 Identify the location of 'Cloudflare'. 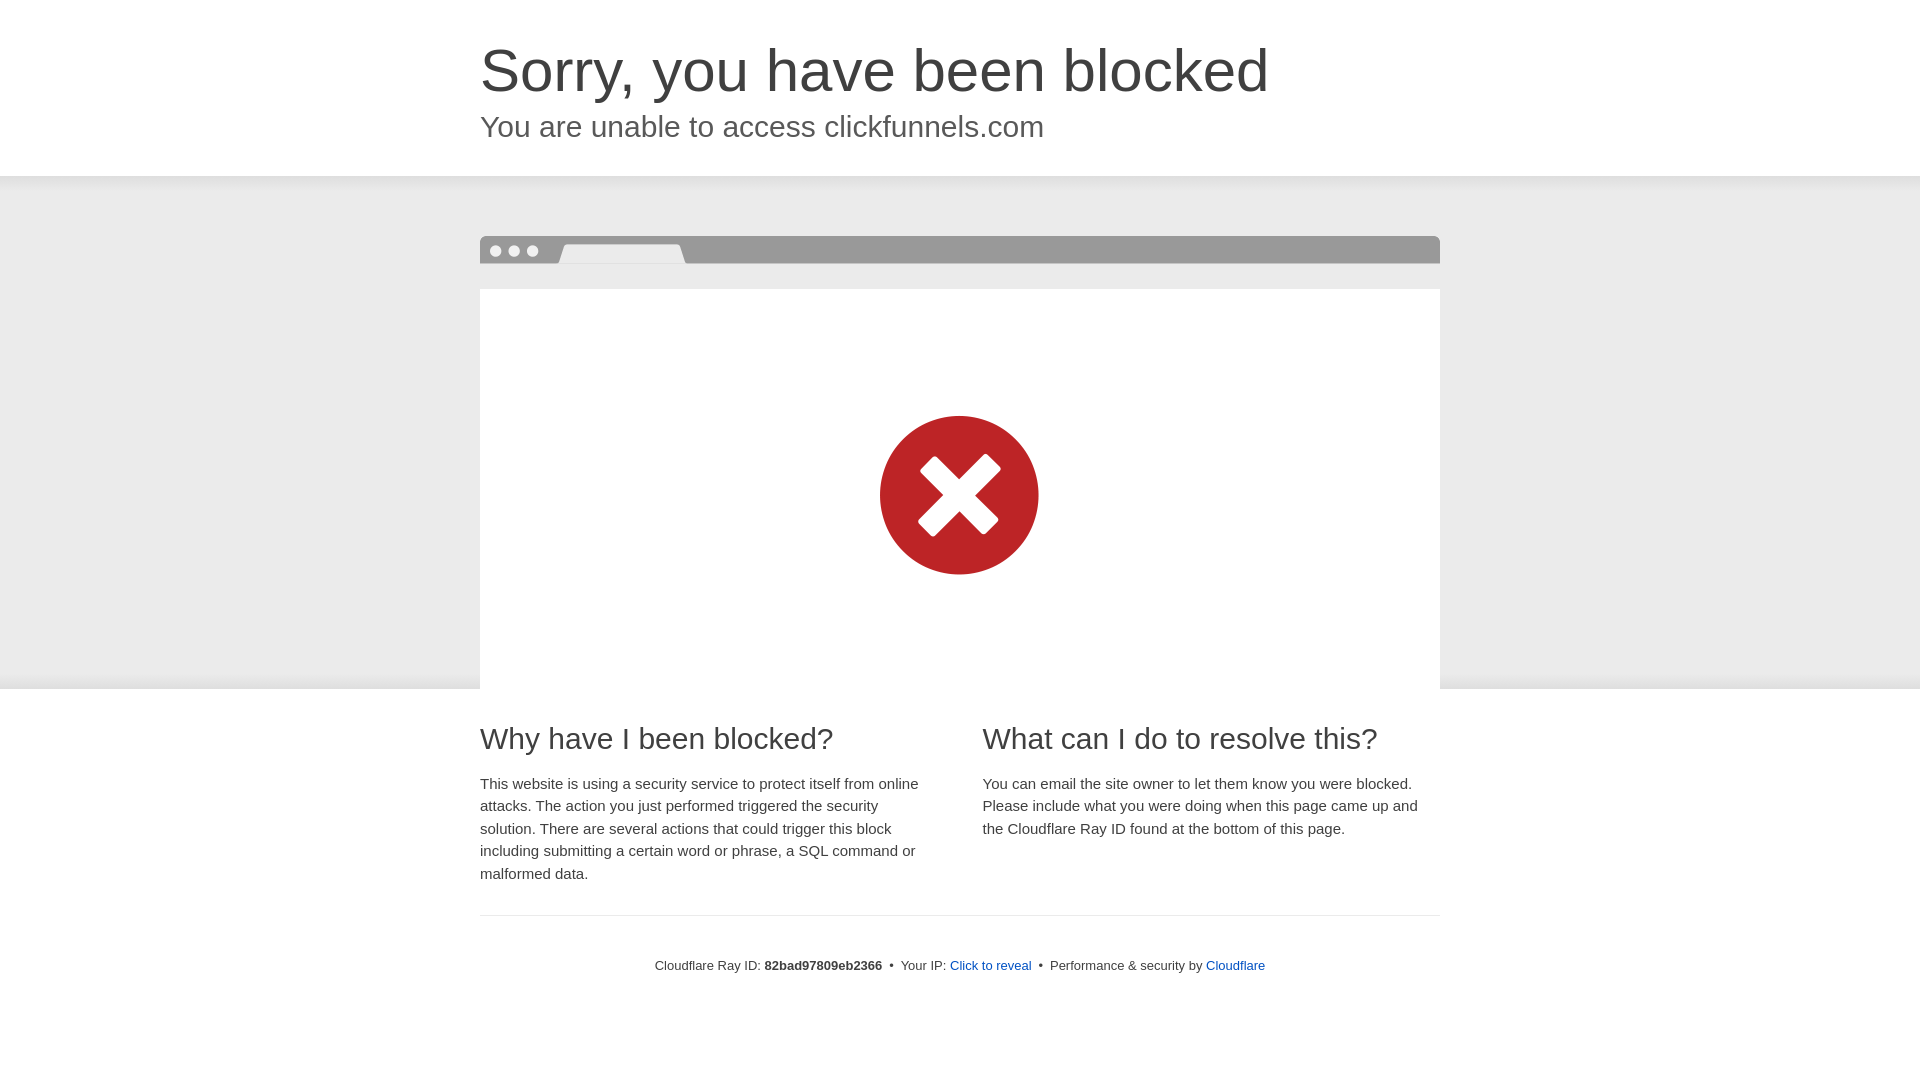
(1234, 964).